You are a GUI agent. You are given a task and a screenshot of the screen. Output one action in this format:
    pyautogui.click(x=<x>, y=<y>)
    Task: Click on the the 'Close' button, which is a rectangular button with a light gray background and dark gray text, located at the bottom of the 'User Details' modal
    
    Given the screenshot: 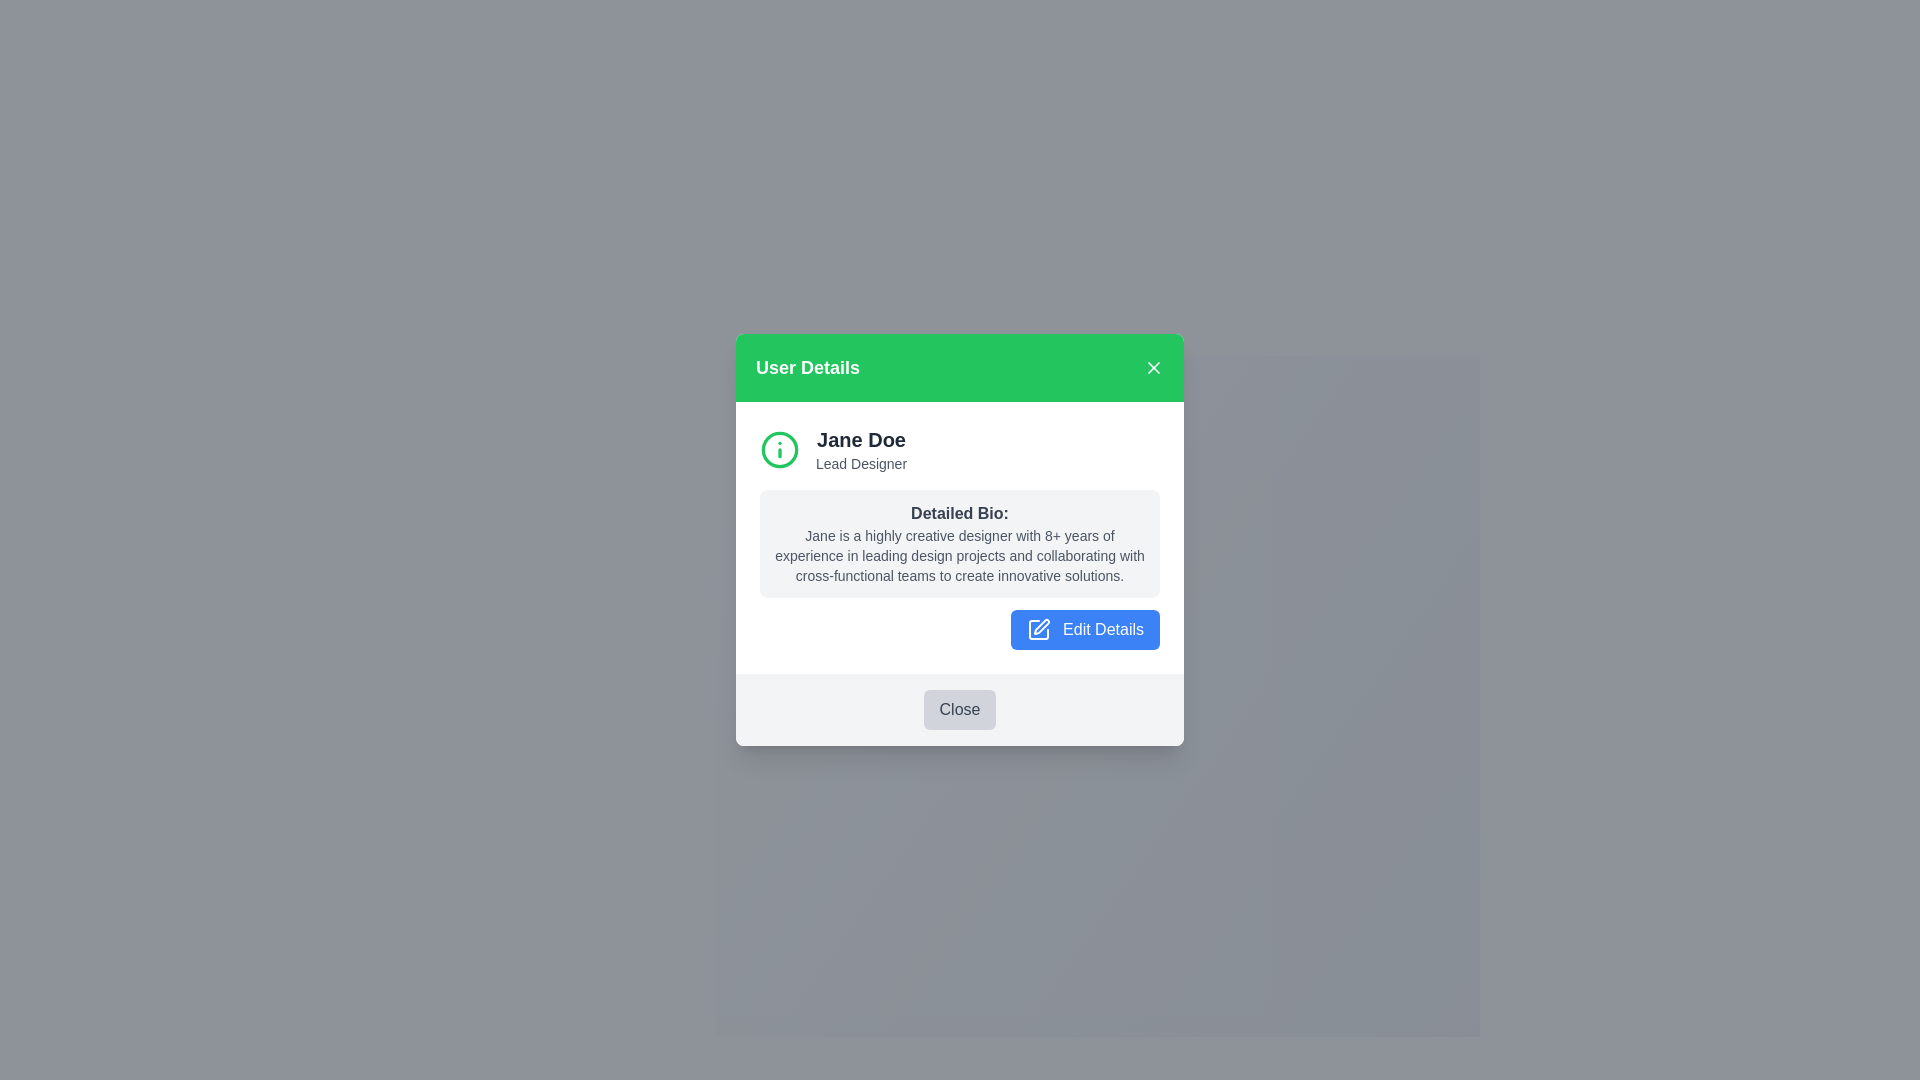 What is the action you would take?
    pyautogui.click(x=960, y=708)
    